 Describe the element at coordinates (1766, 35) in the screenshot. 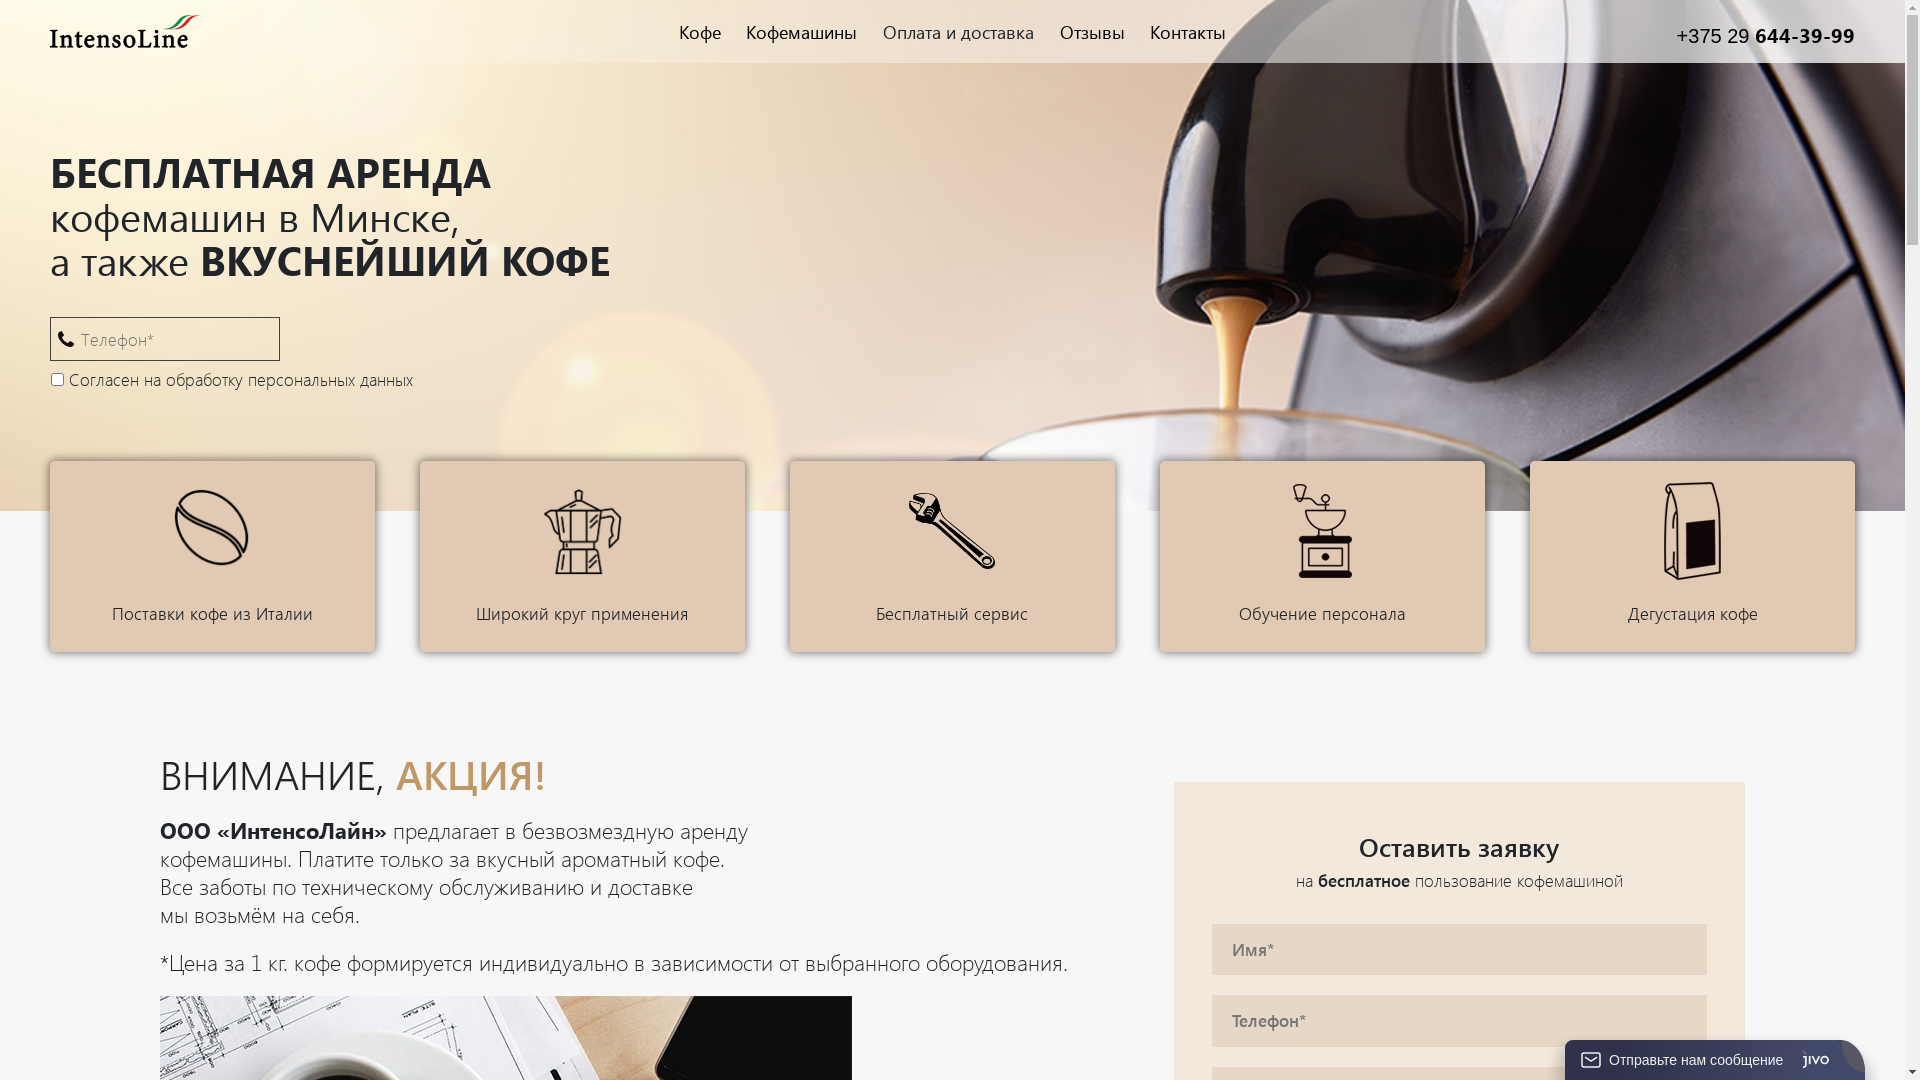

I see `'+375 29 644-39-99'` at that location.